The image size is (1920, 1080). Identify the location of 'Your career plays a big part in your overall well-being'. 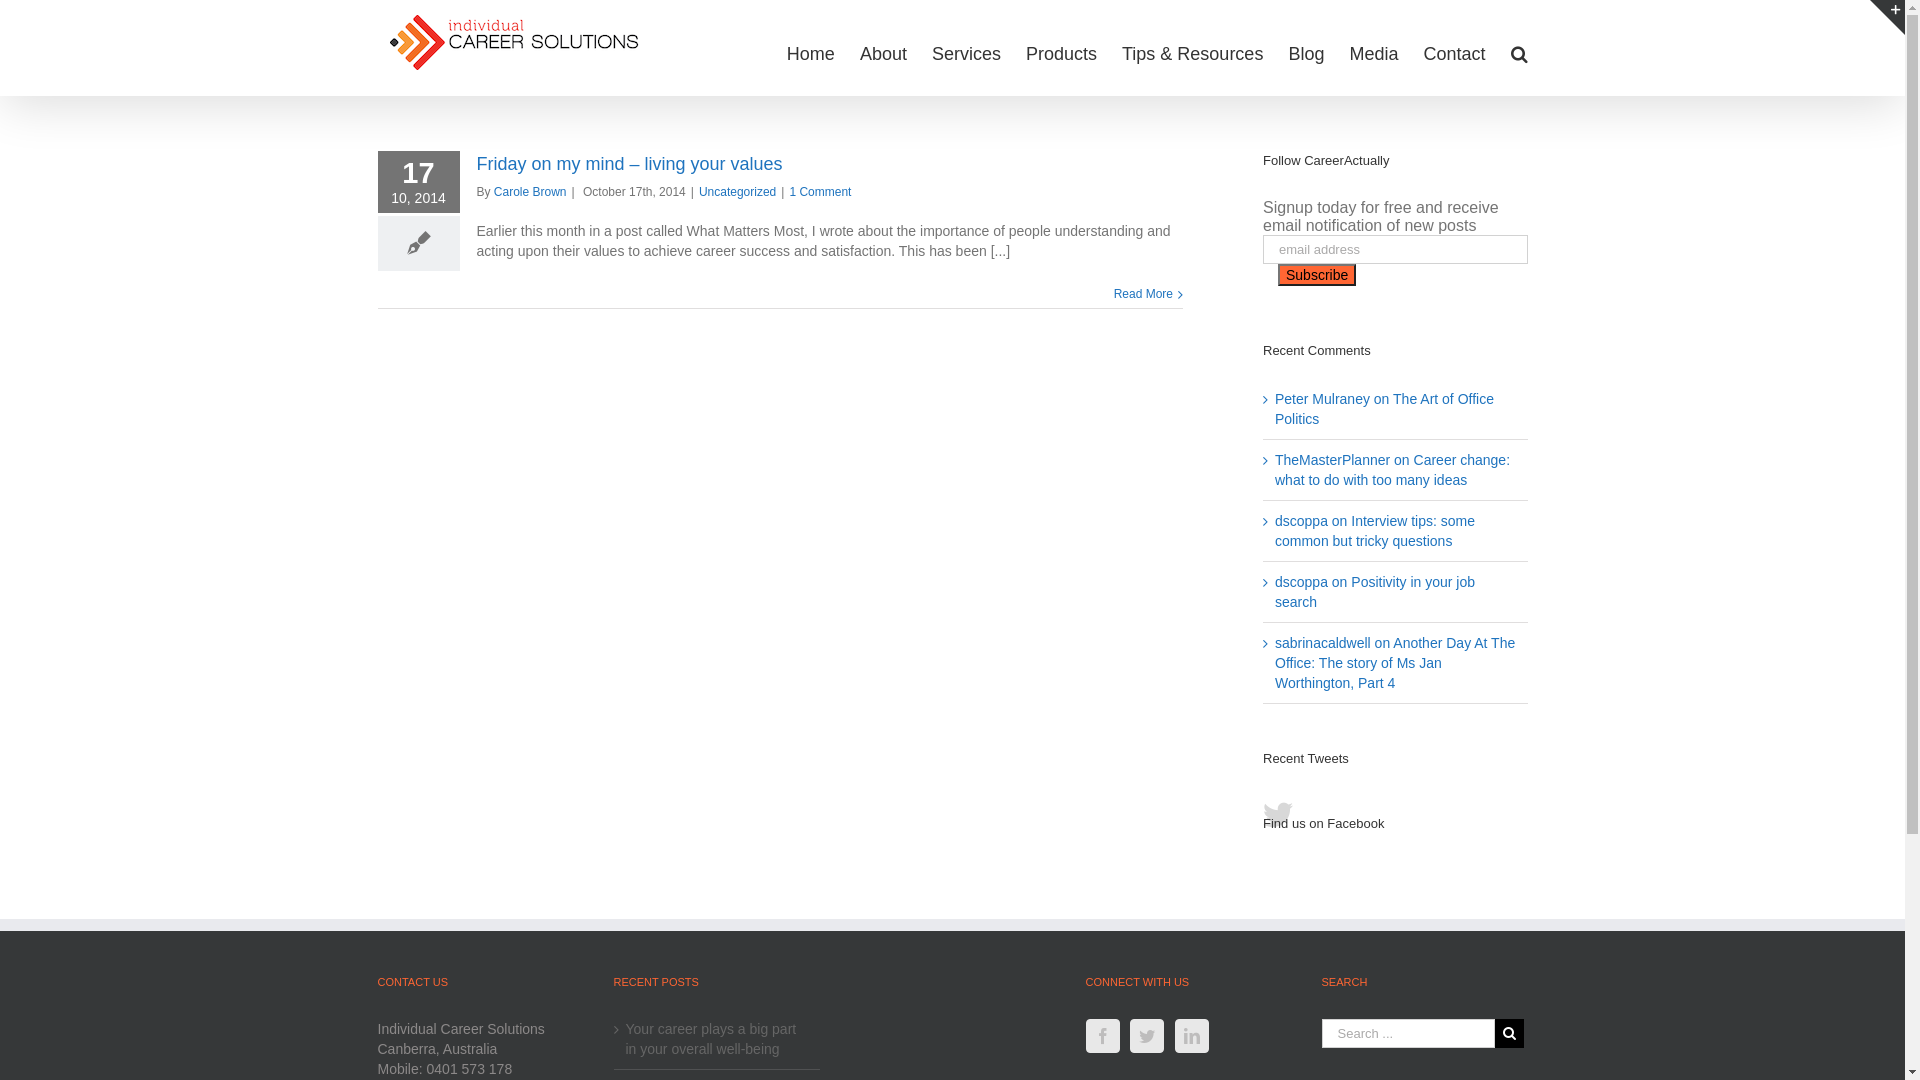
(718, 1037).